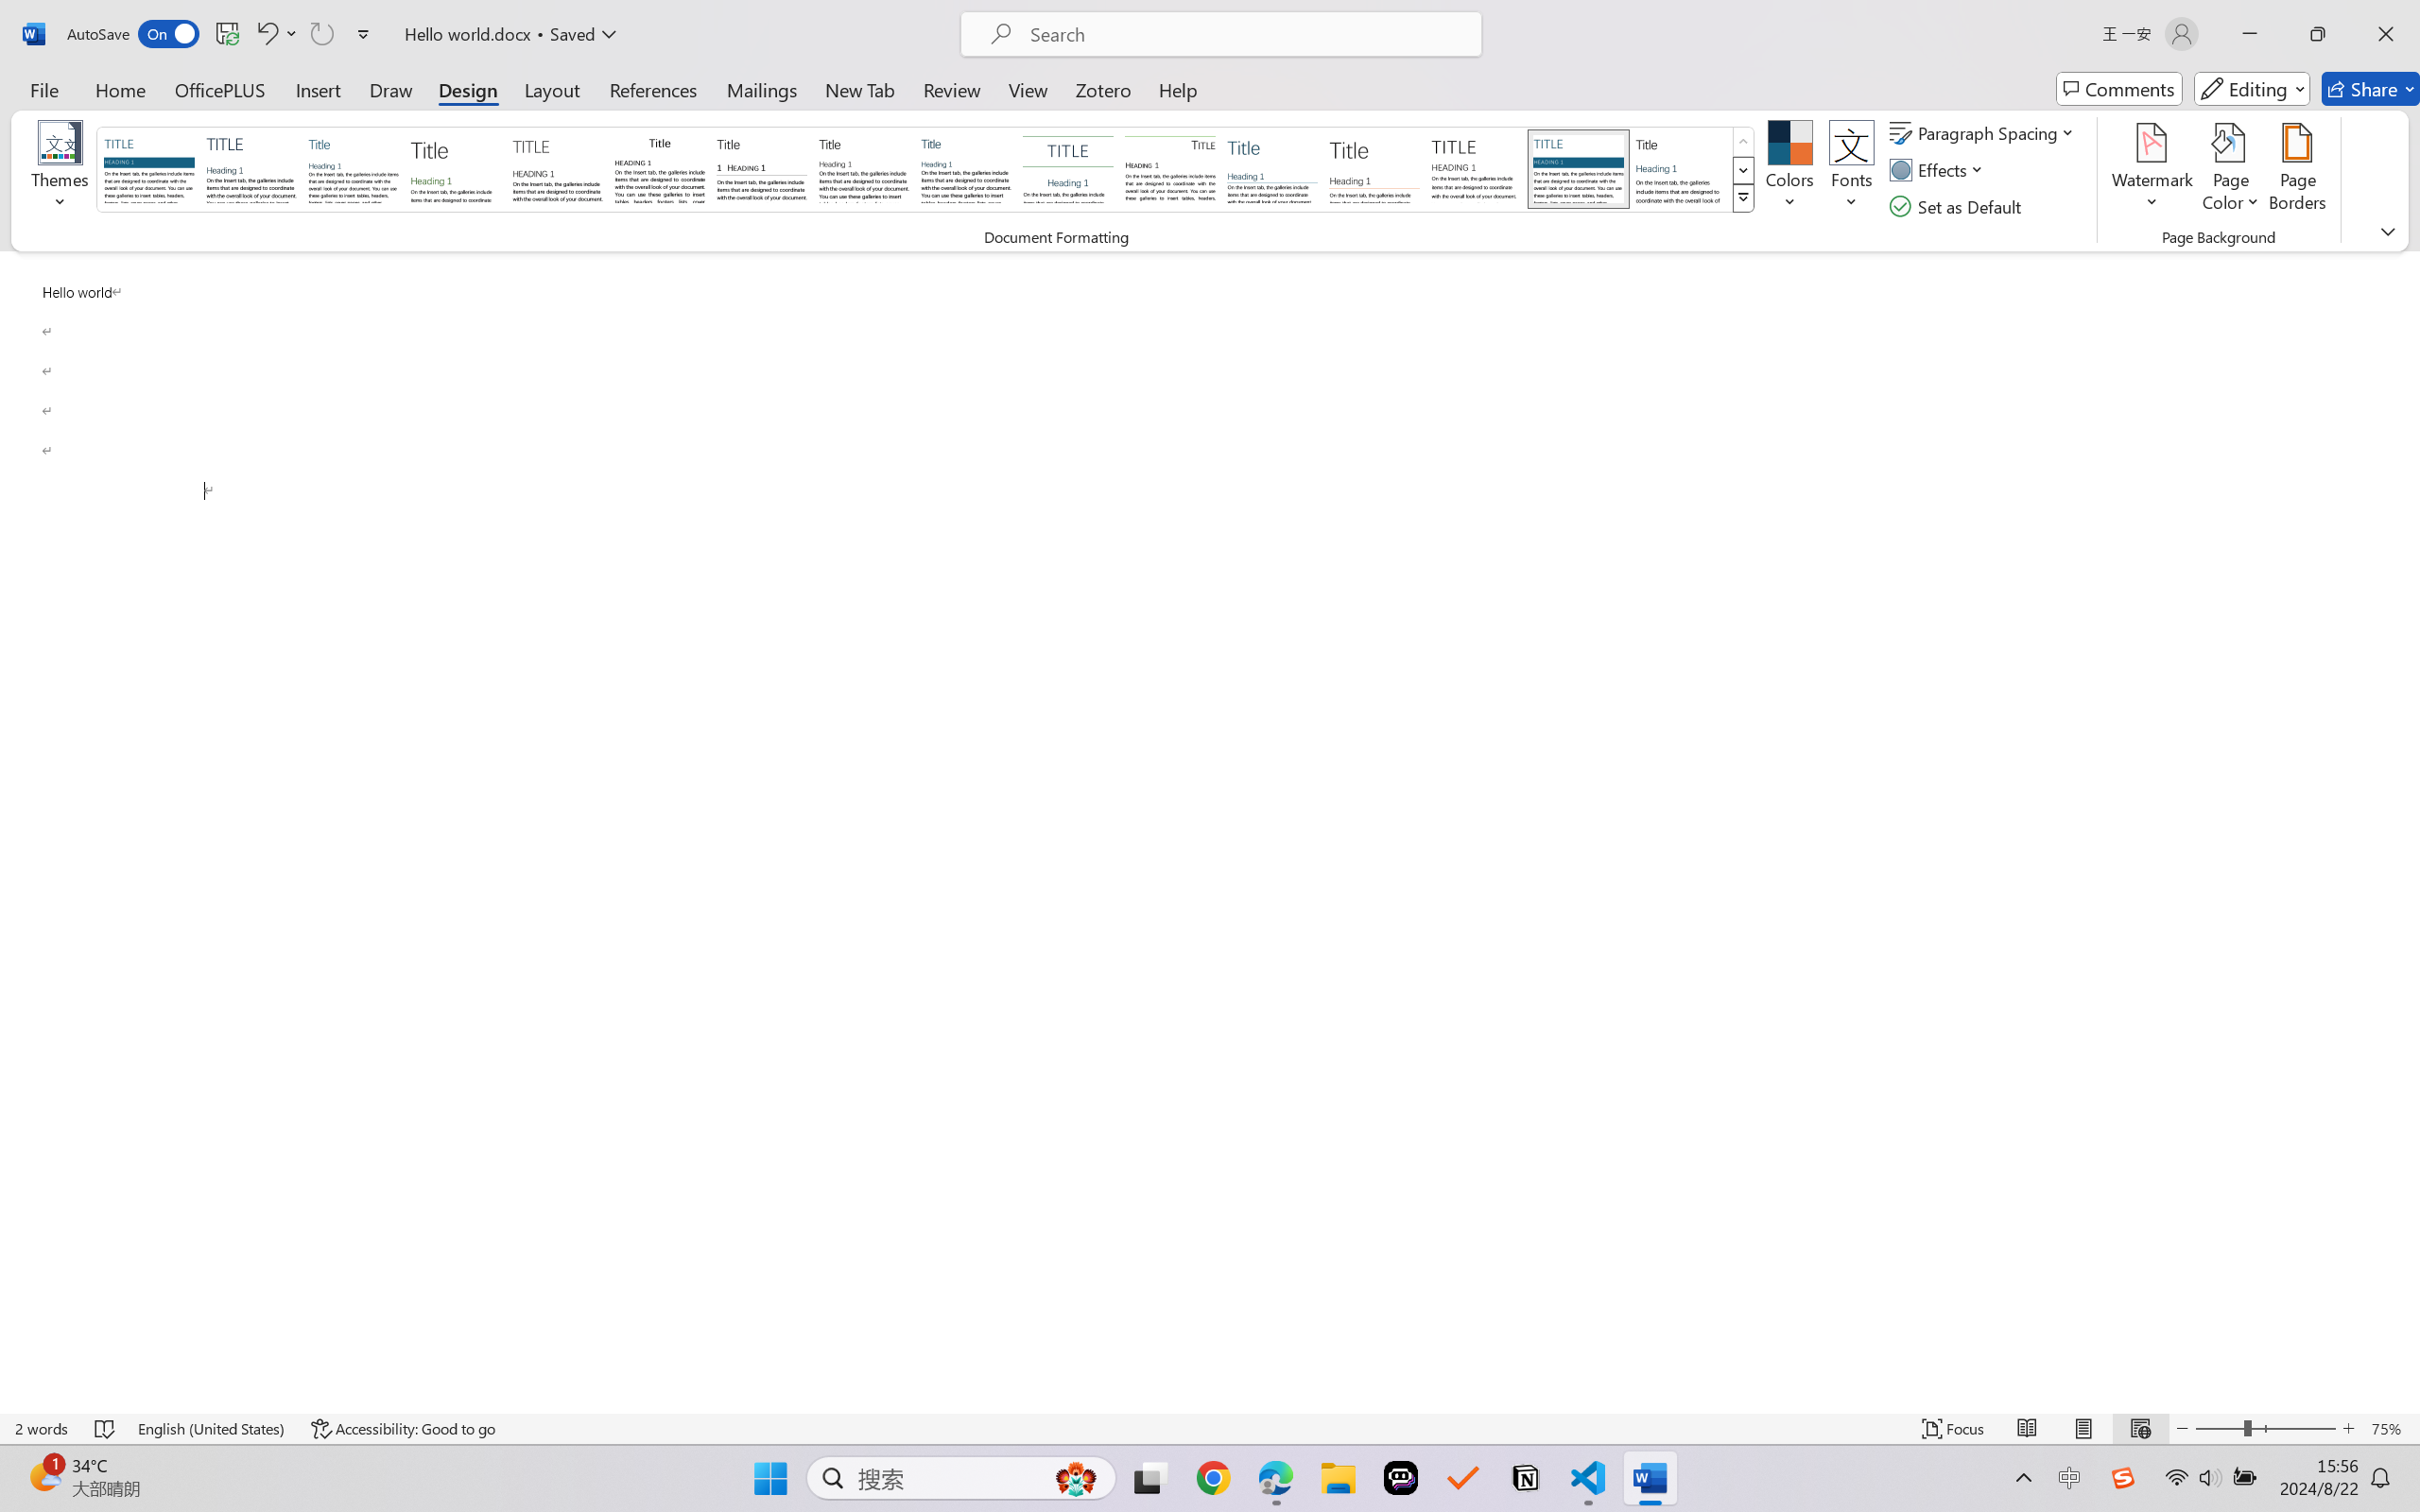 This screenshot has width=2420, height=1512. I want to click on 'New Tab', so click(859, 88).